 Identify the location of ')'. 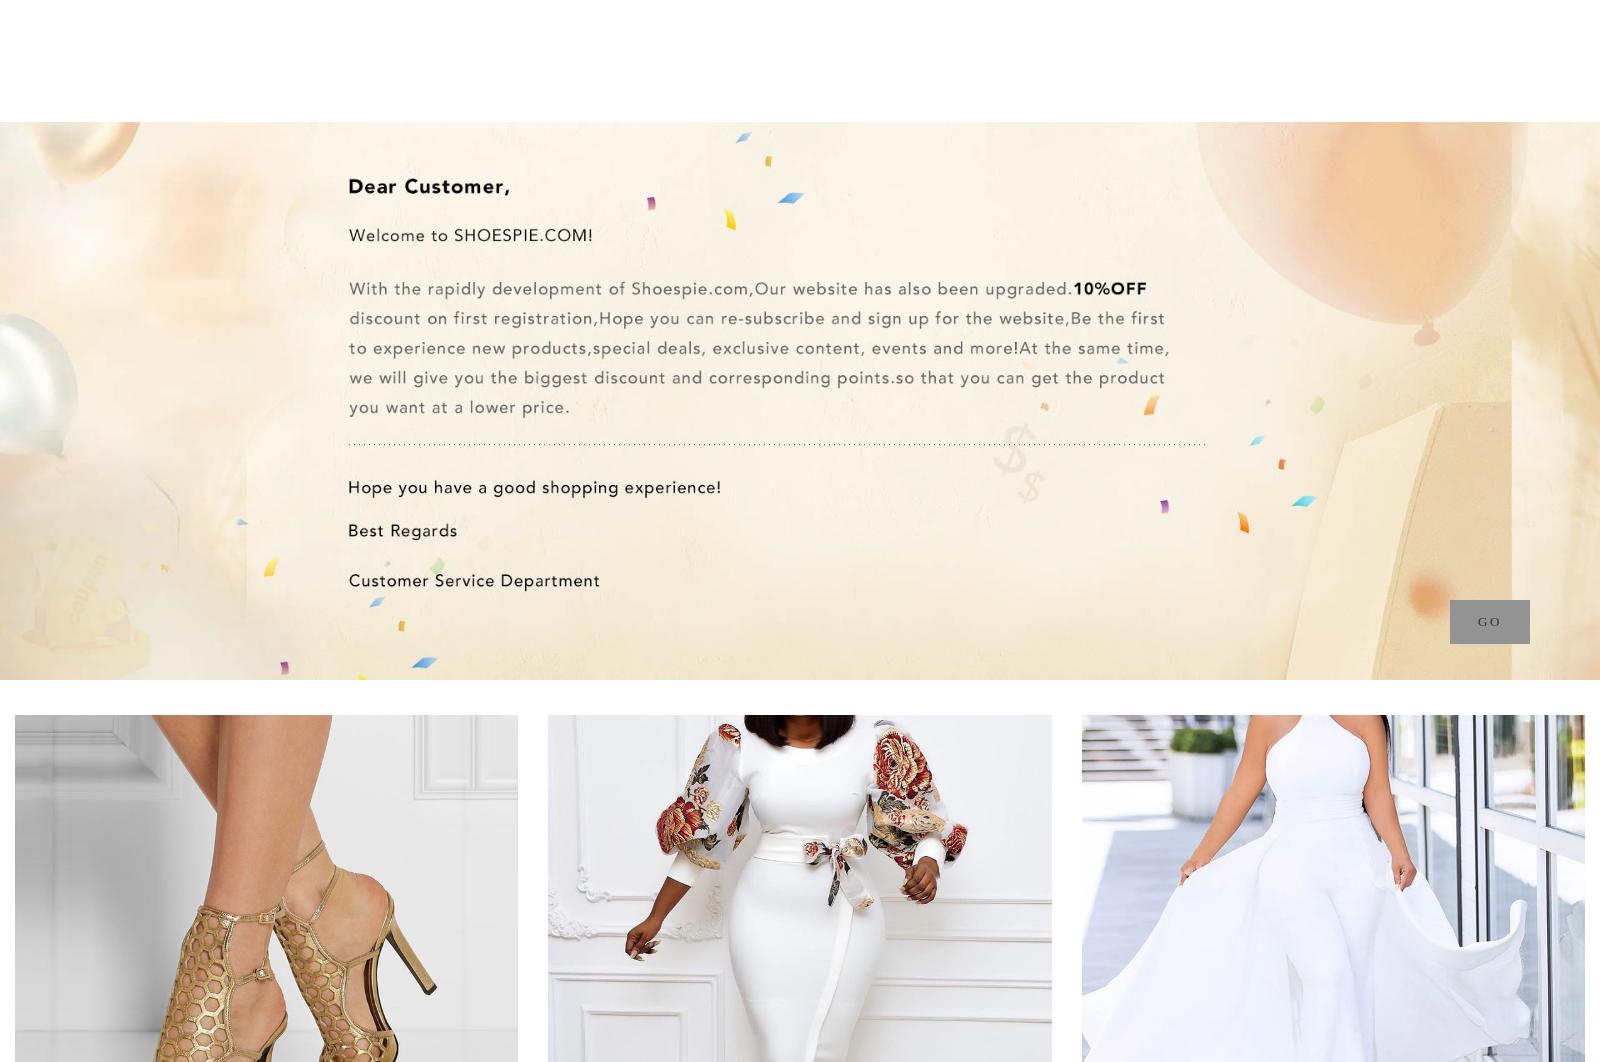
(1529, 31).